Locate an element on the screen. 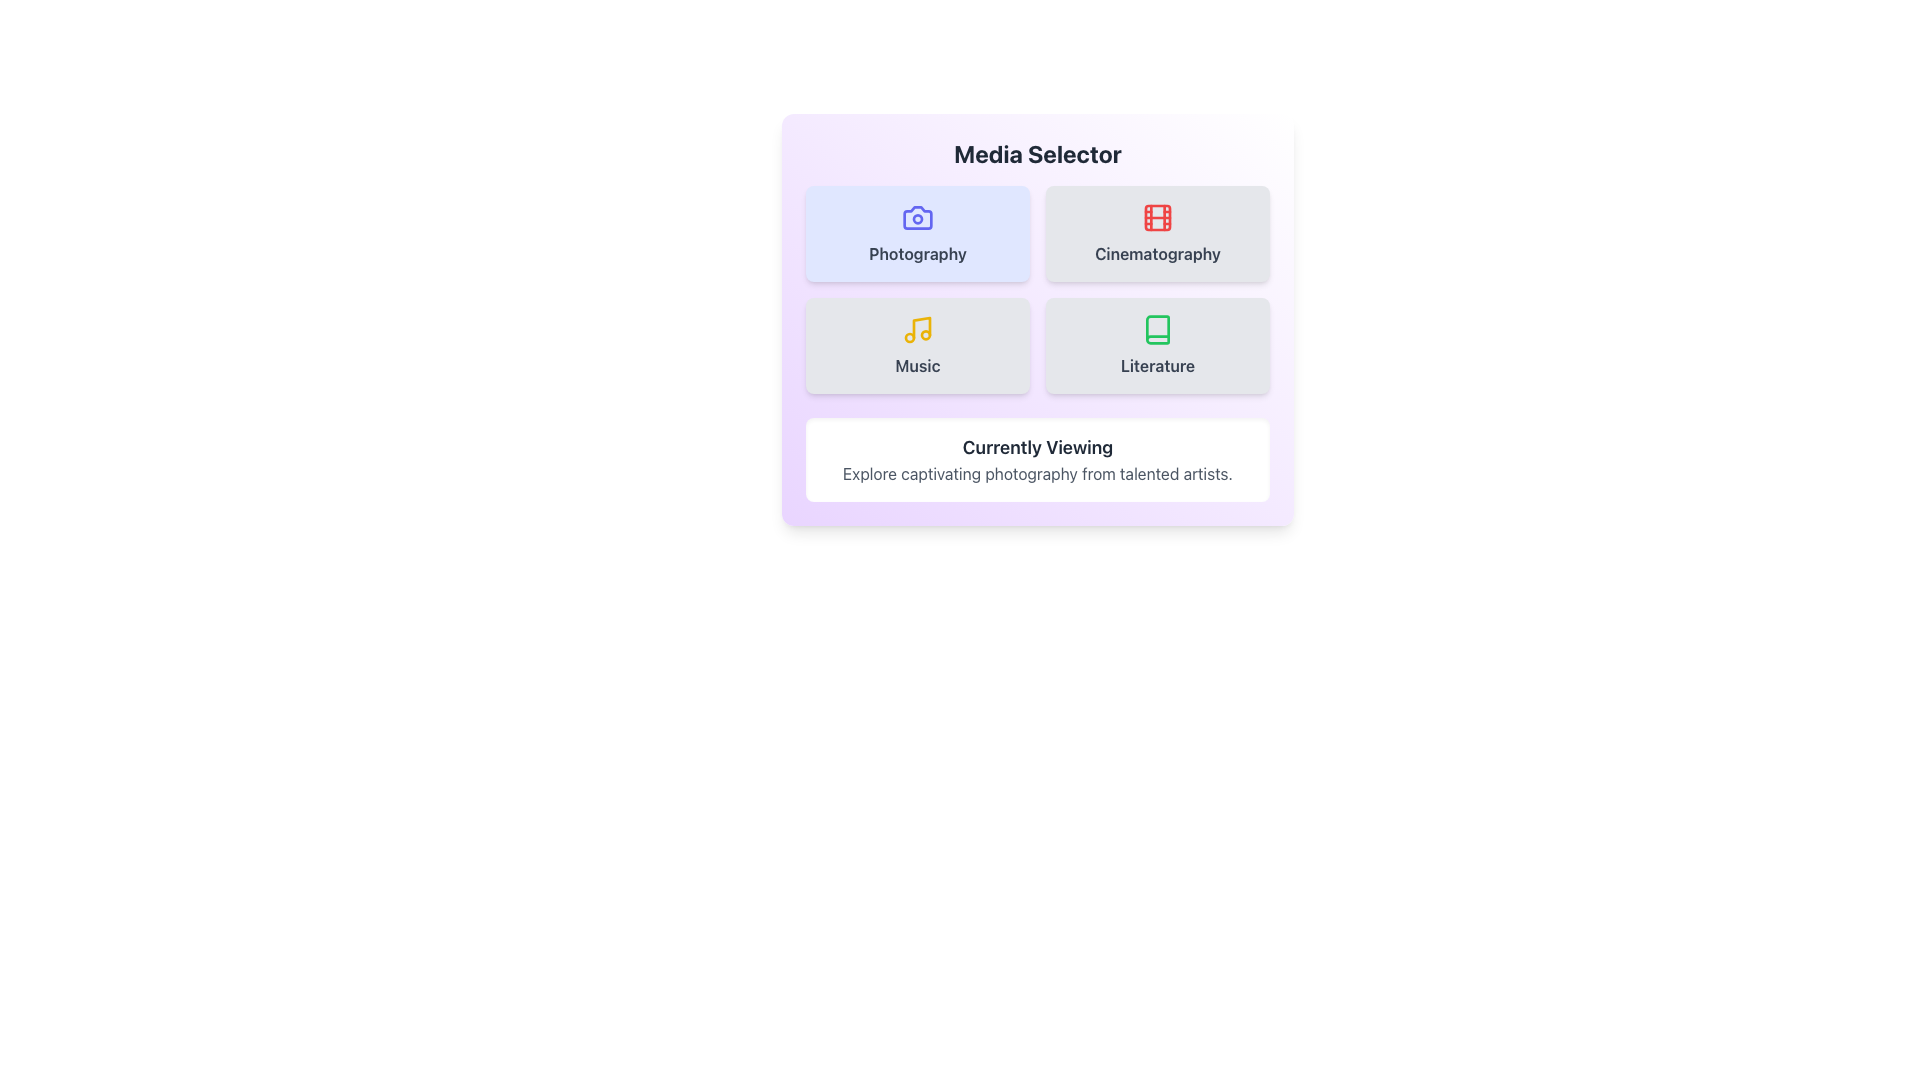 The image size is (1920, 1080). the 'Photography' selectable button, which is the top-left item in a 2x2 grid layout of options is located at coordinates (916, 233).